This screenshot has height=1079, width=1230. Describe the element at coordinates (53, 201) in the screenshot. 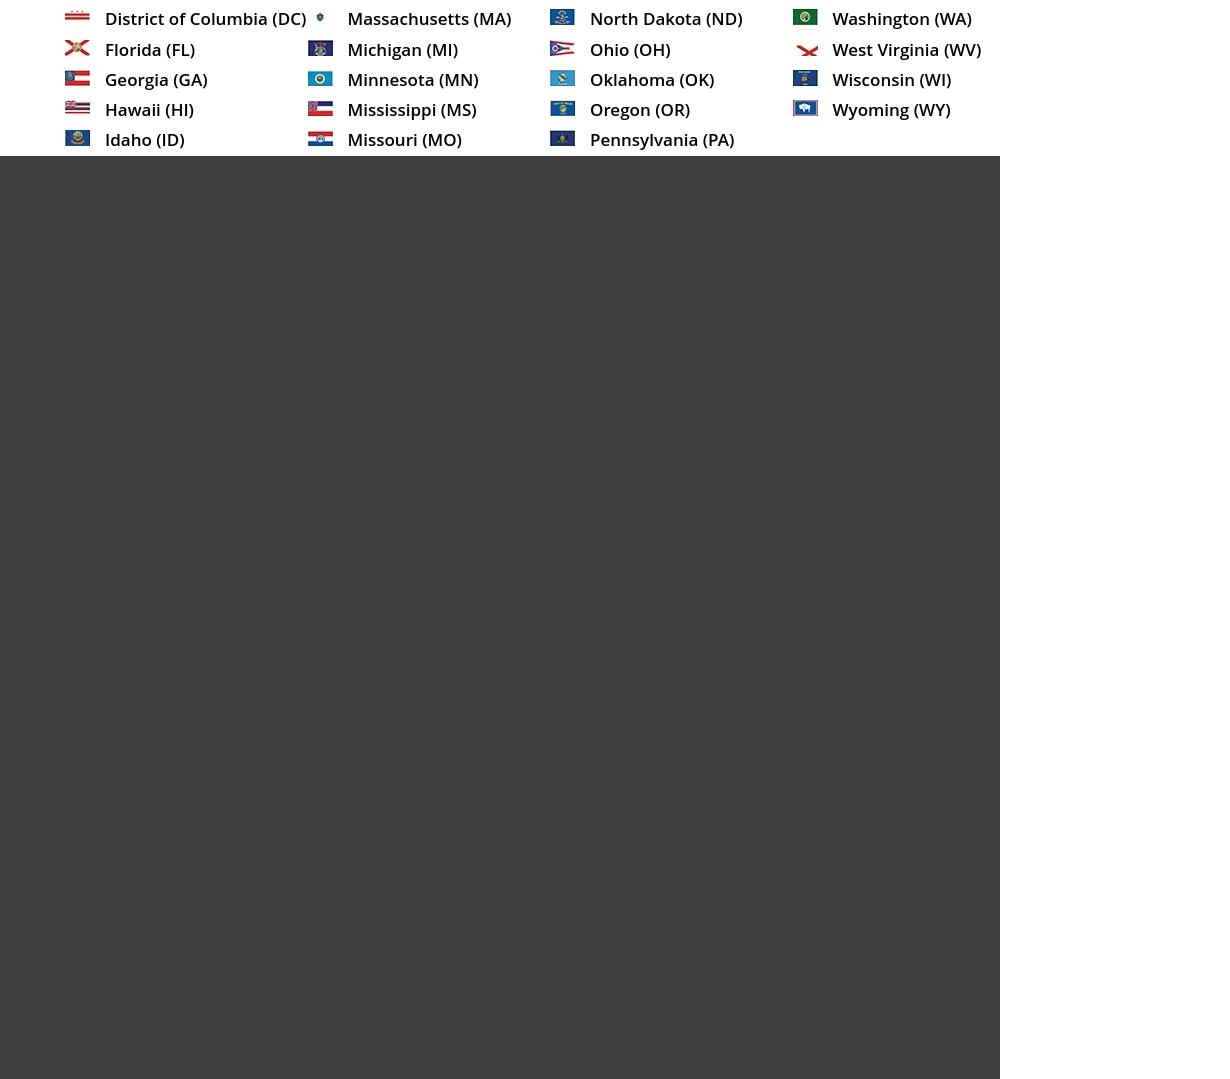

I see `'Copyright © 2016-2023 MaybeLoan. All Rights Reserved.'` at that location.